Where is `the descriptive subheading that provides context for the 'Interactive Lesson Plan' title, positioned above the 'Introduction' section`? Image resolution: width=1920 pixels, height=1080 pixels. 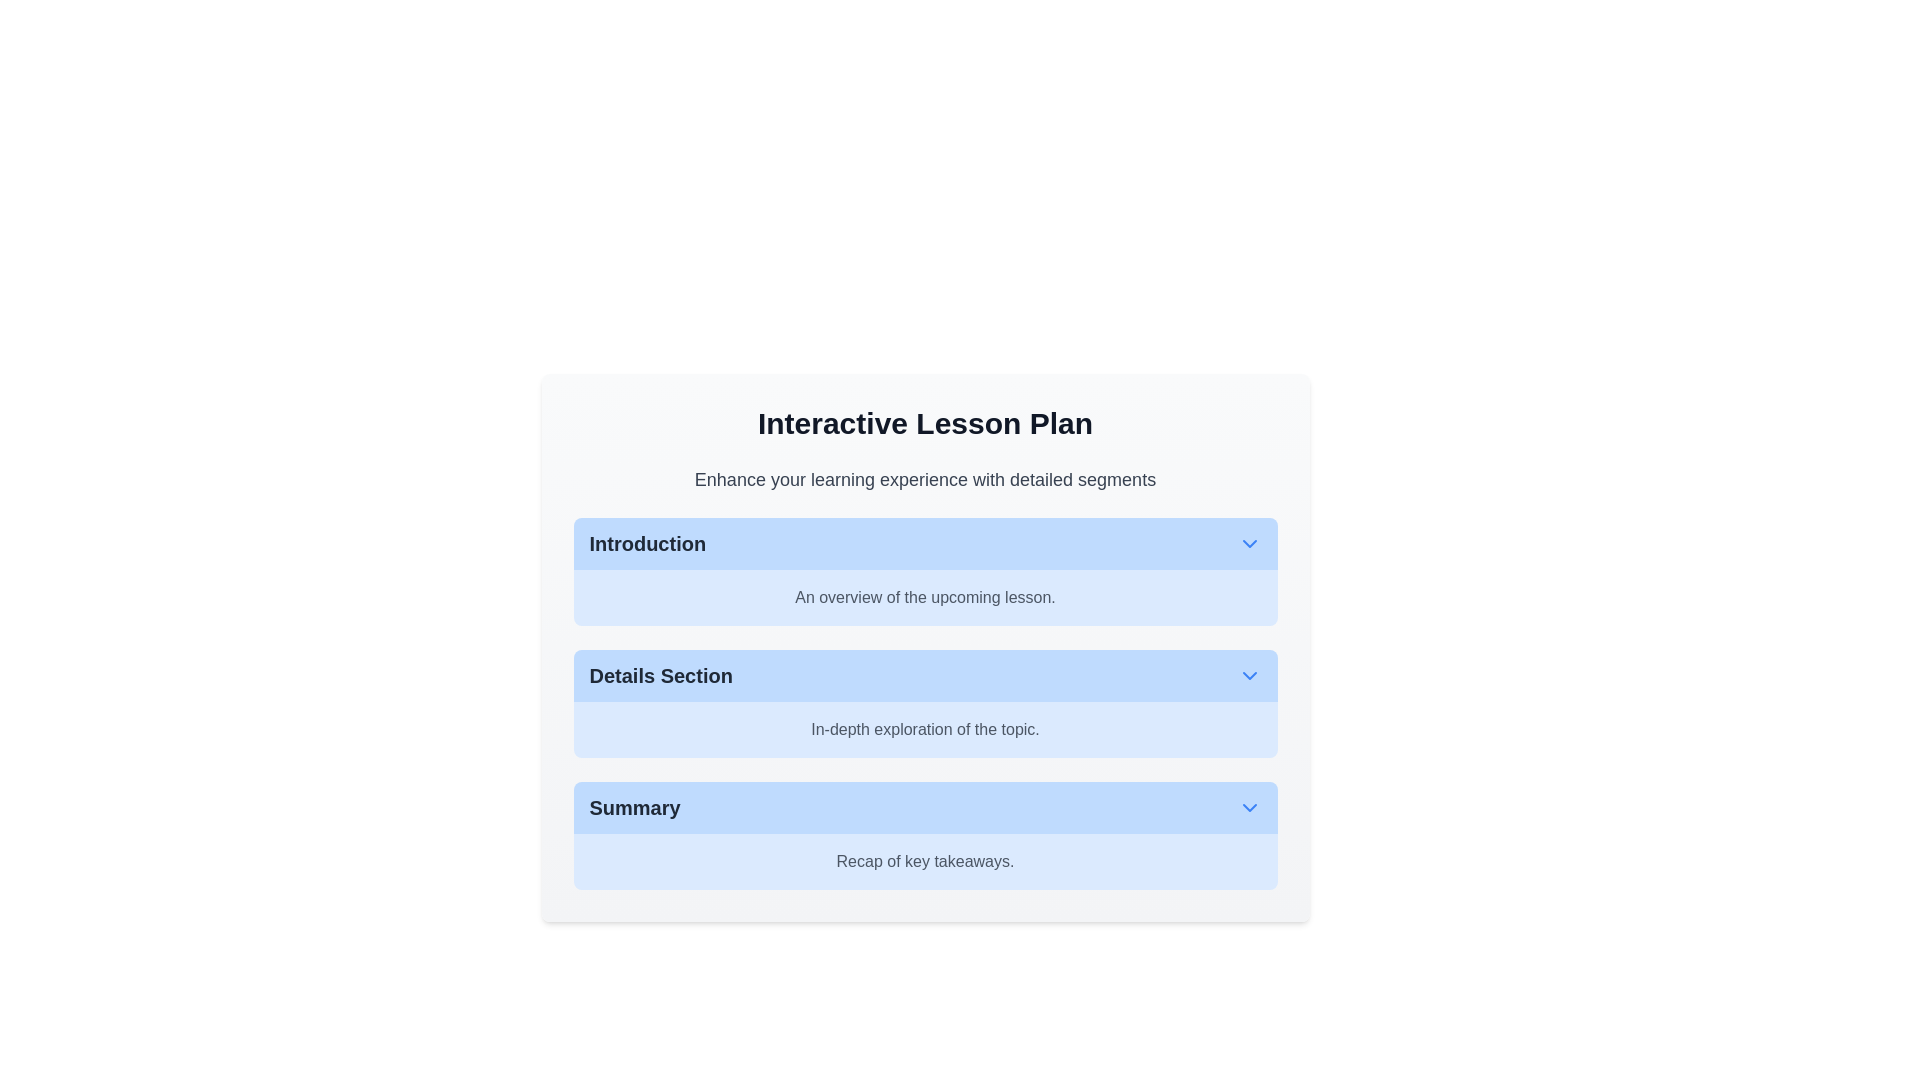
the descriptive subheading that provides context for the 'Interactive Lesson Plan' title, positioned above the 'Introduction' section is located at coordinates (924, 479).